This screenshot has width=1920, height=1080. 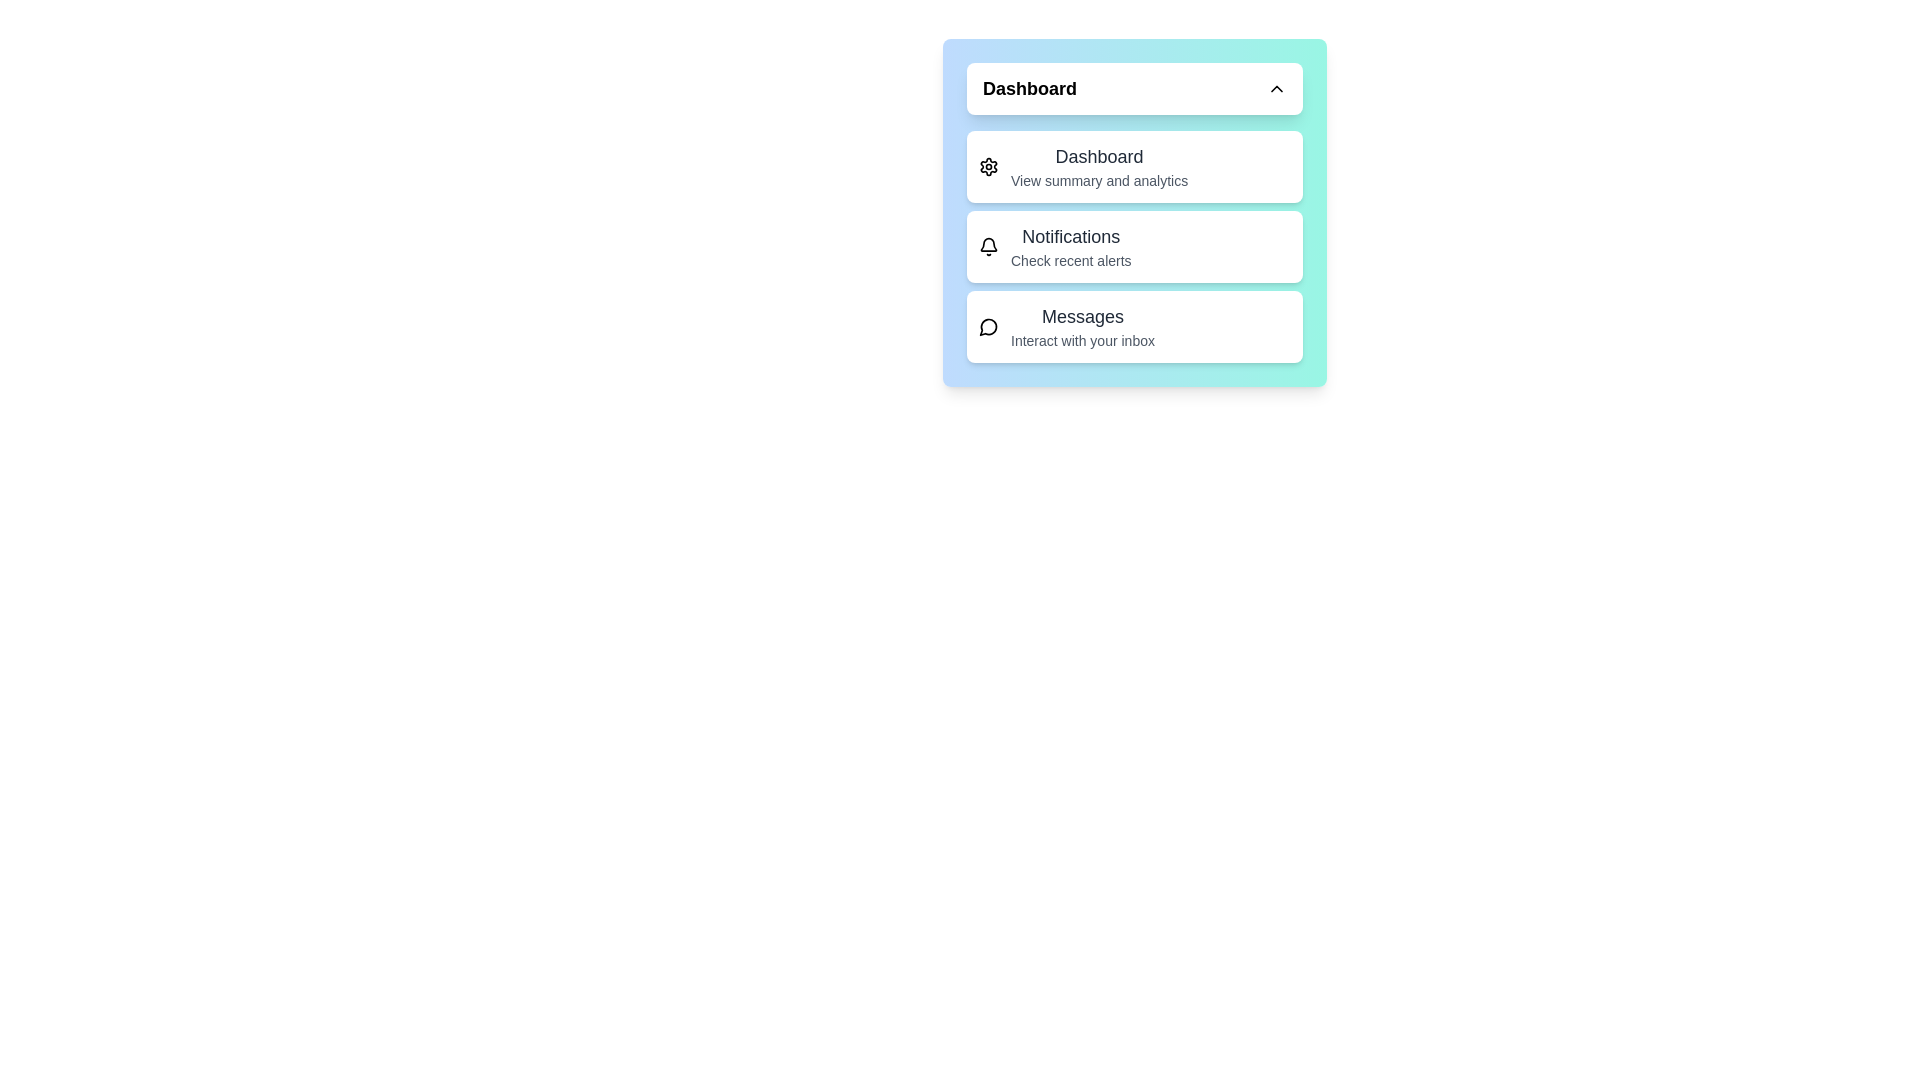 What do you see at coordinates (1134, 165) in the screenshot?
I see `the menu item Dashboard by clicking on it` at bounding box center [1134, 165].